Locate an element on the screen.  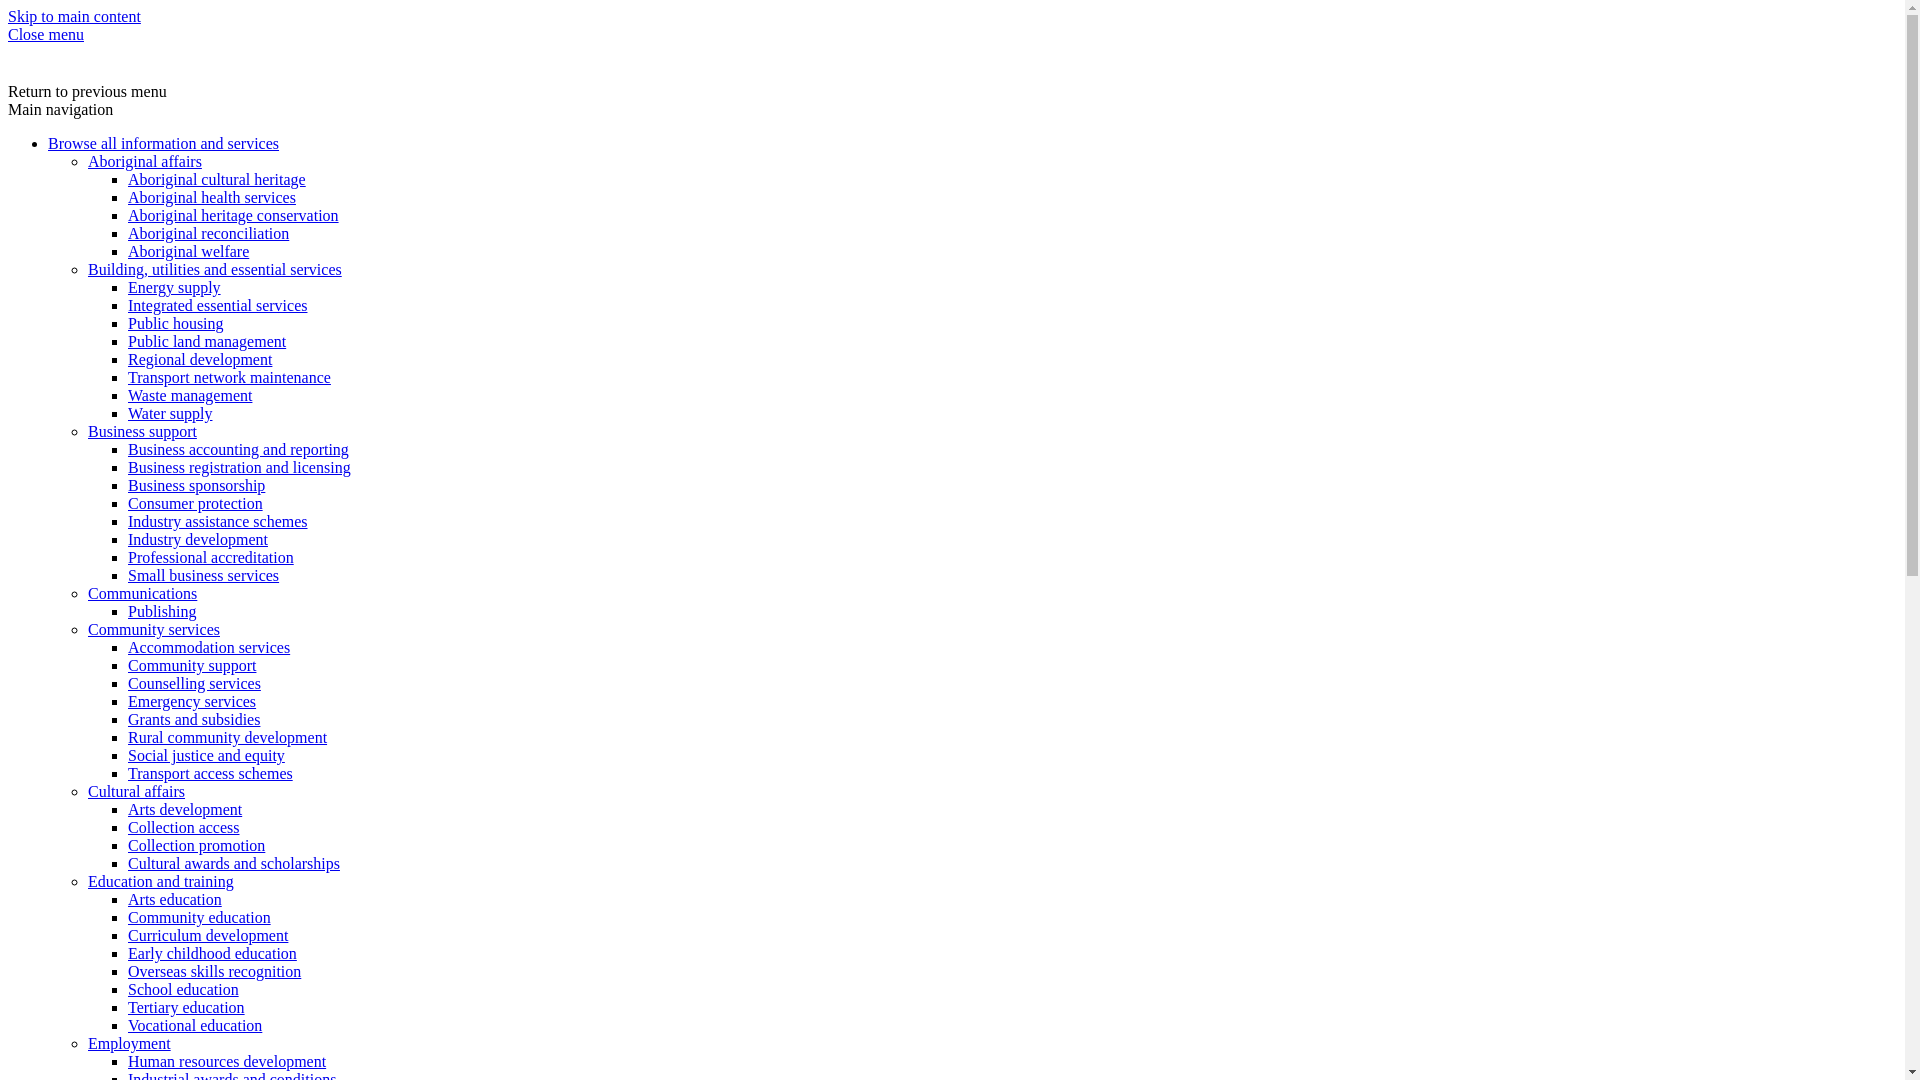
'Close menu' is located at coordinates (8, 34).